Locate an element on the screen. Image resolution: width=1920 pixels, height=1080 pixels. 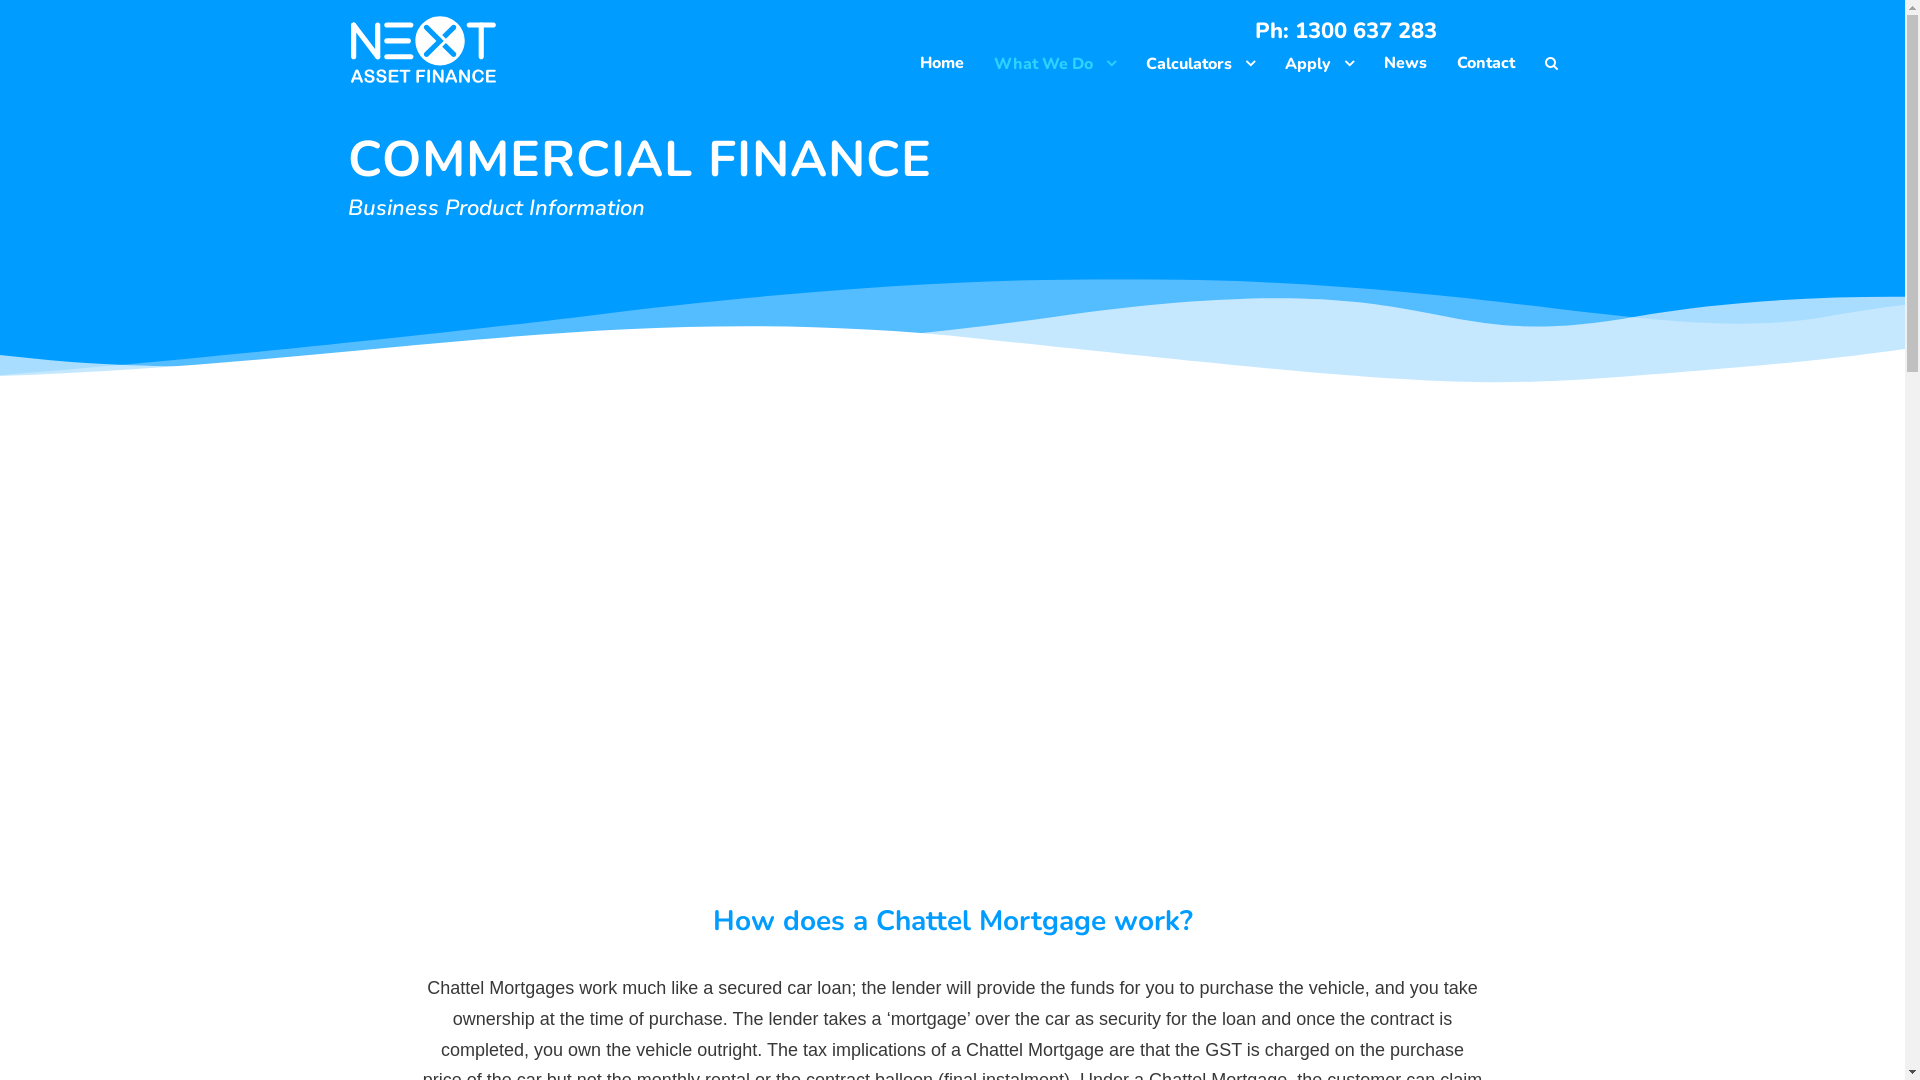
'Home' is located at coordinates (940, 67).